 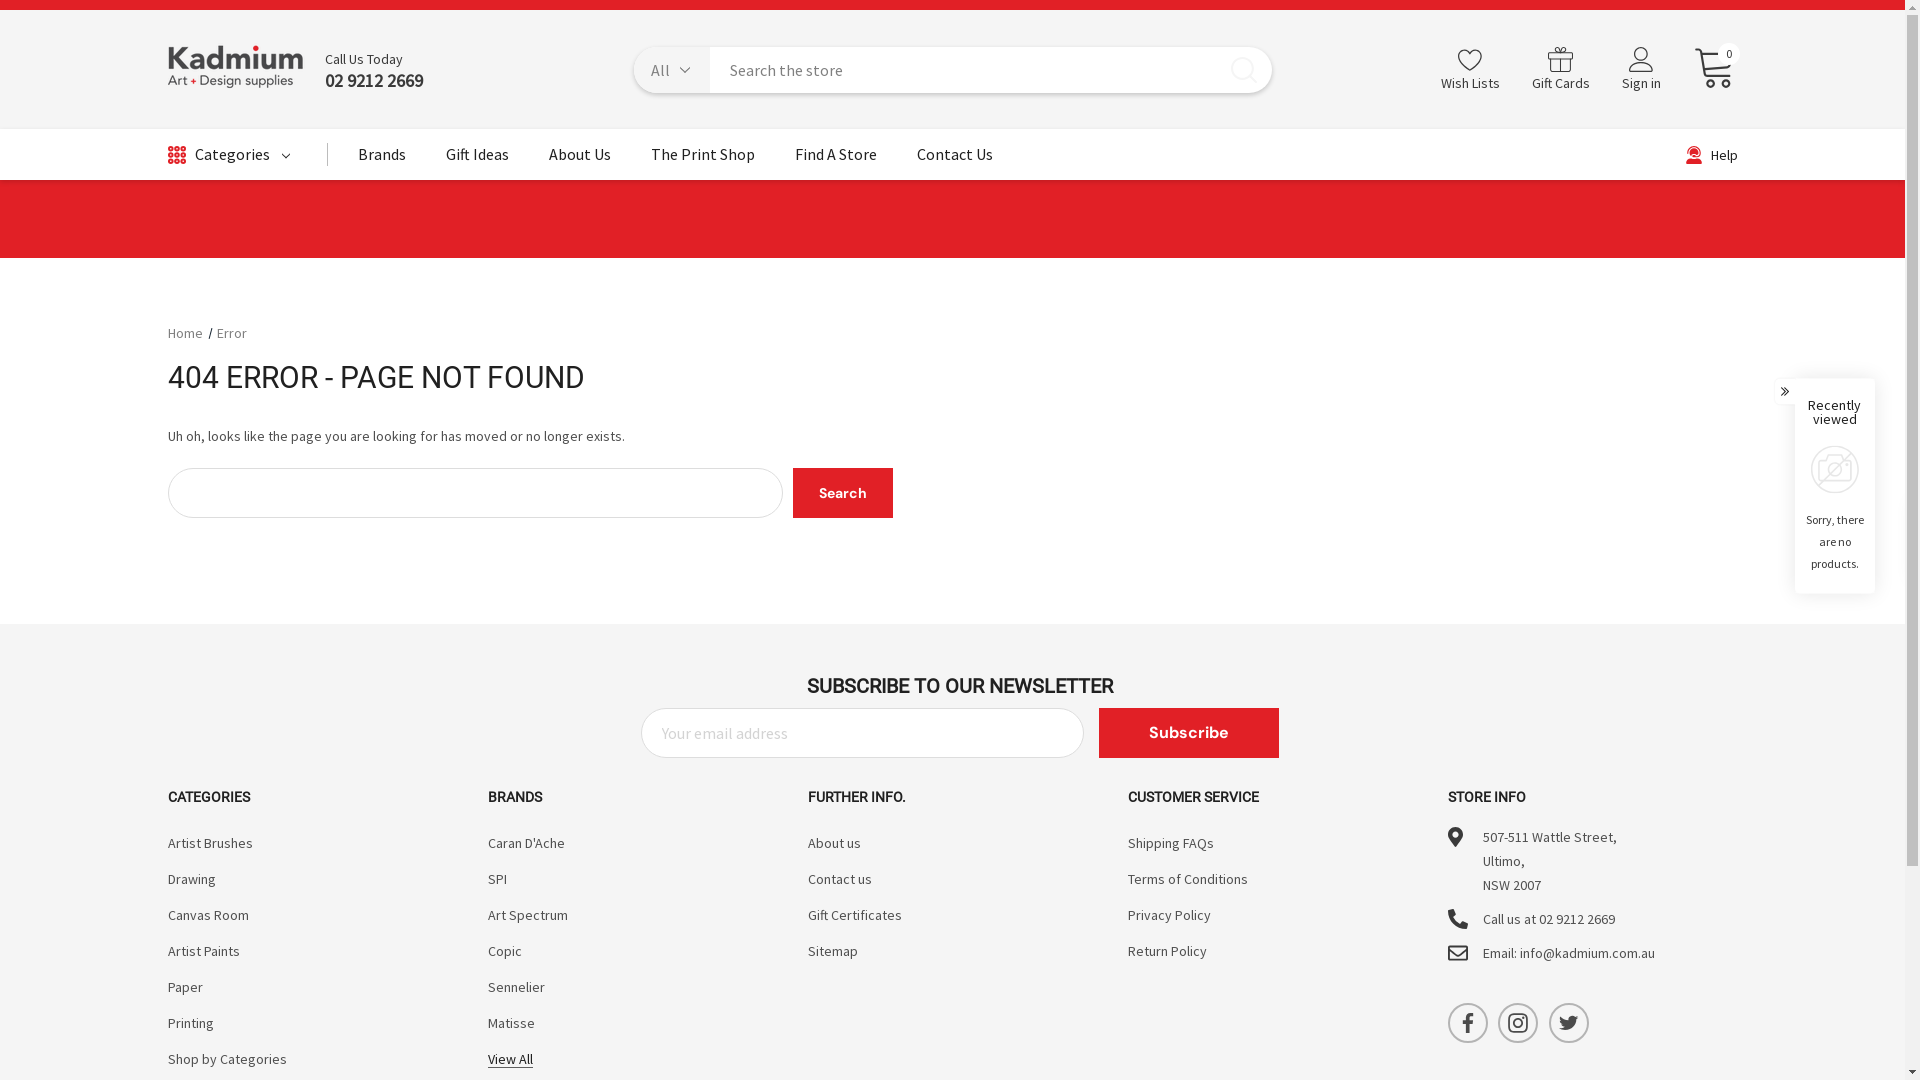 I want to click on 'Home', so click(x=185, y=331).